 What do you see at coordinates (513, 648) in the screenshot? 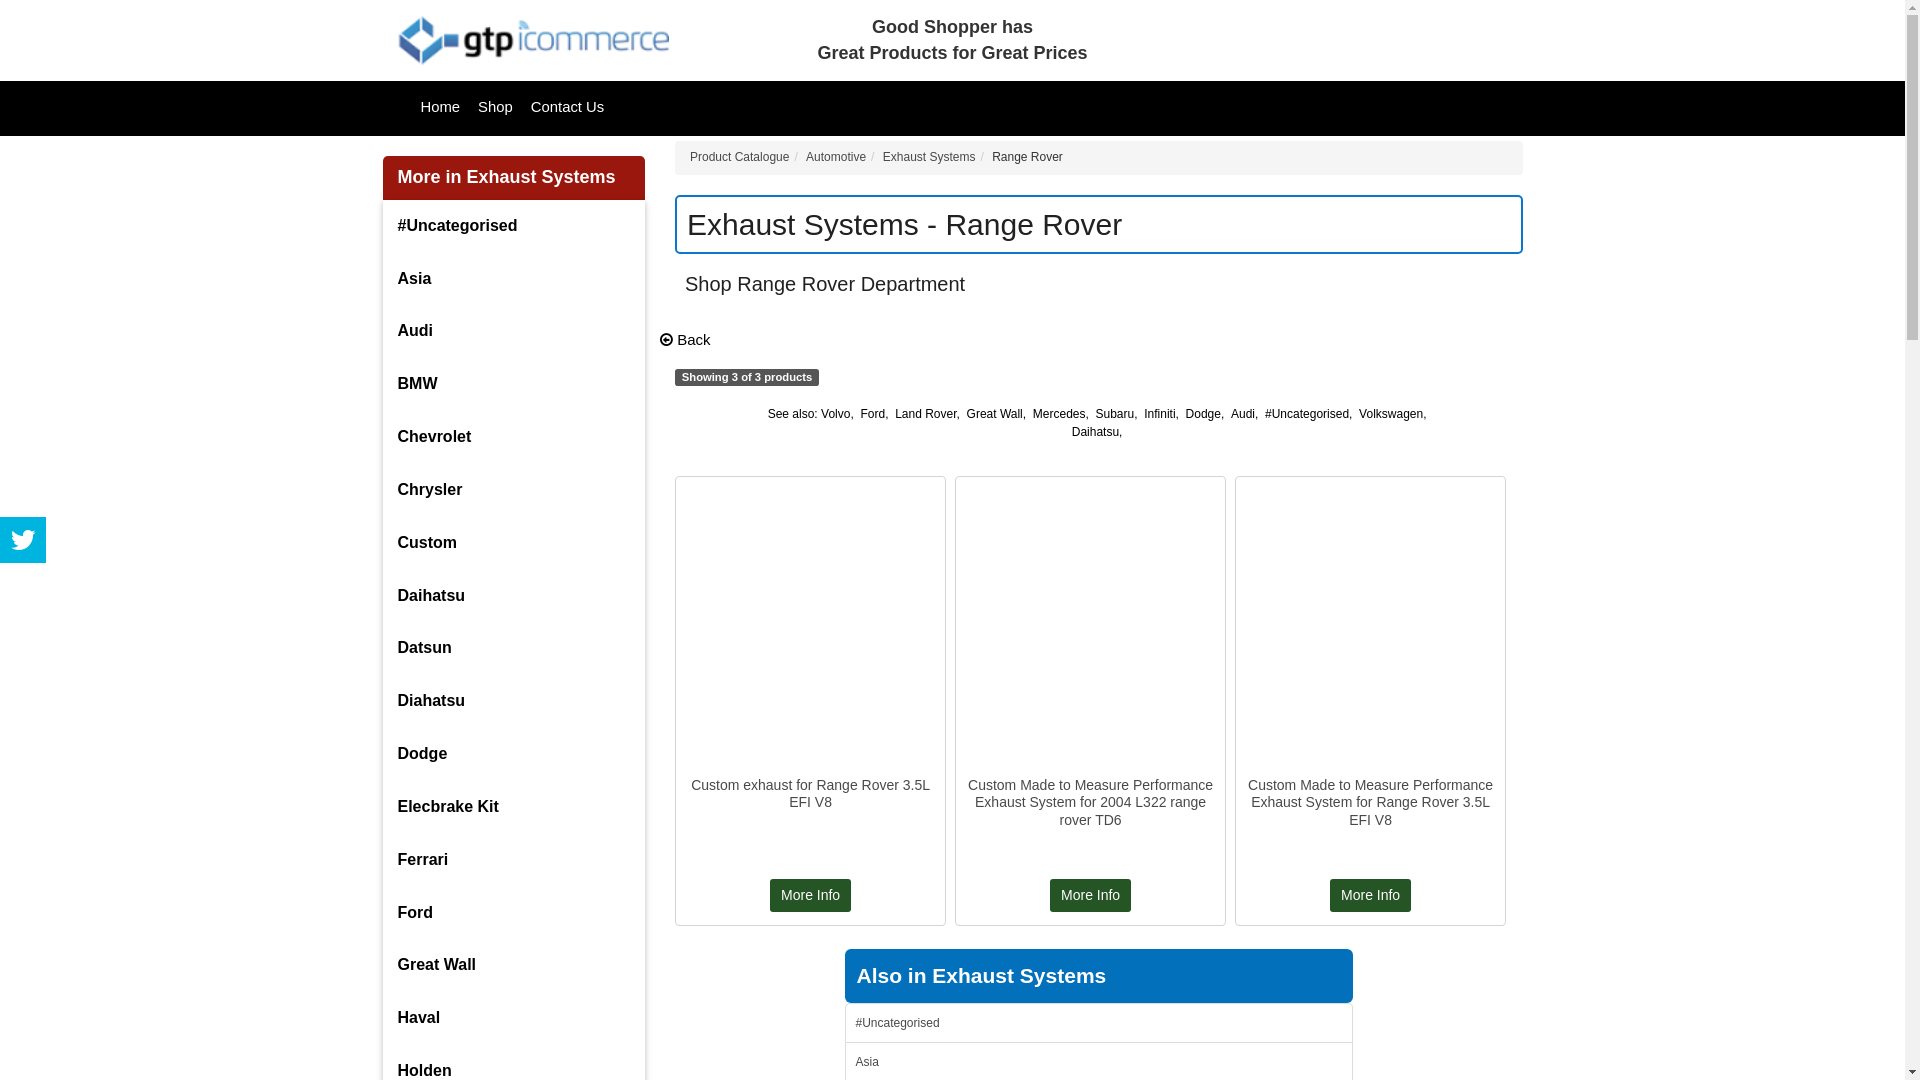
I see `'Datsun'` at bounding box center [513, 648].